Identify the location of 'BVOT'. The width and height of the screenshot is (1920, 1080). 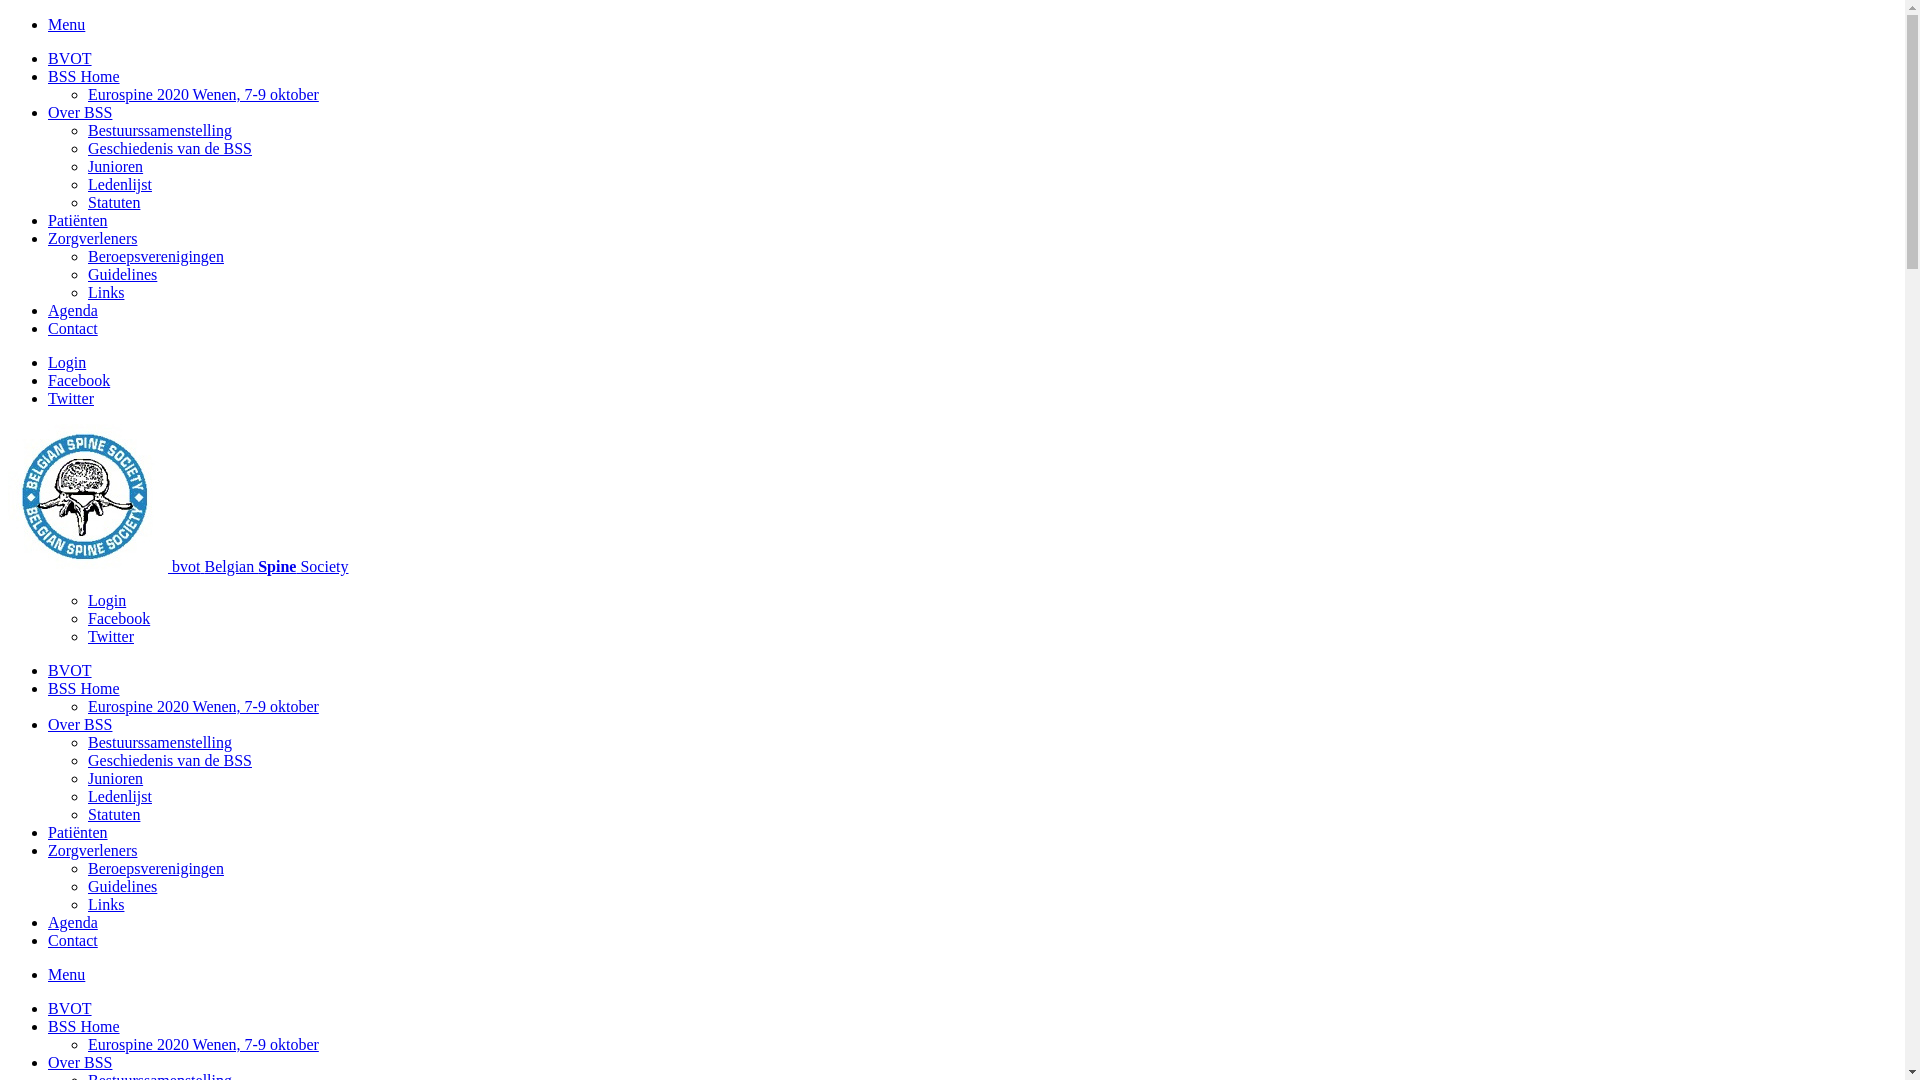
(70, 670).